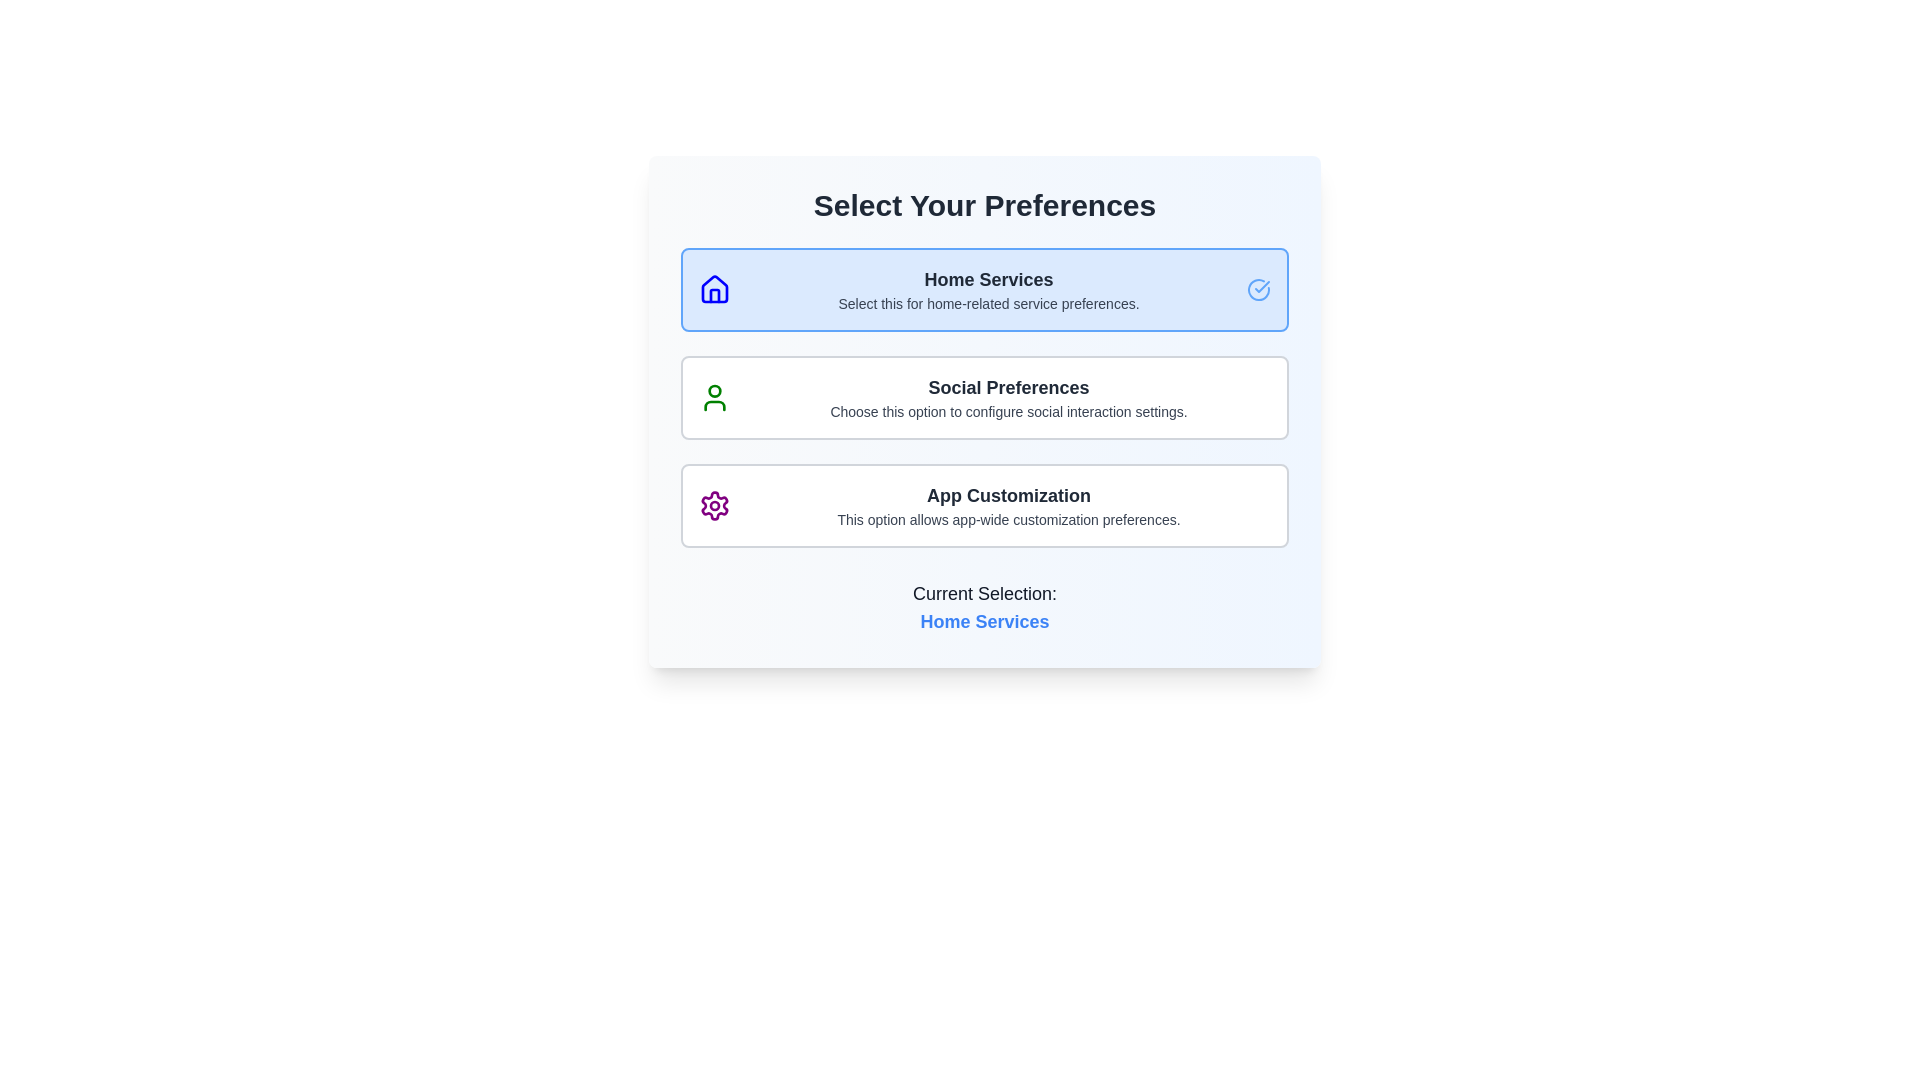 This screenshot has width=1920, height=1080. Describe the element at coordinates (984, 607) in the screenshot. I see `the Text Label that displays the user's current selection, located at the bottom of the 'Select Your Preferences' panel` at that location.